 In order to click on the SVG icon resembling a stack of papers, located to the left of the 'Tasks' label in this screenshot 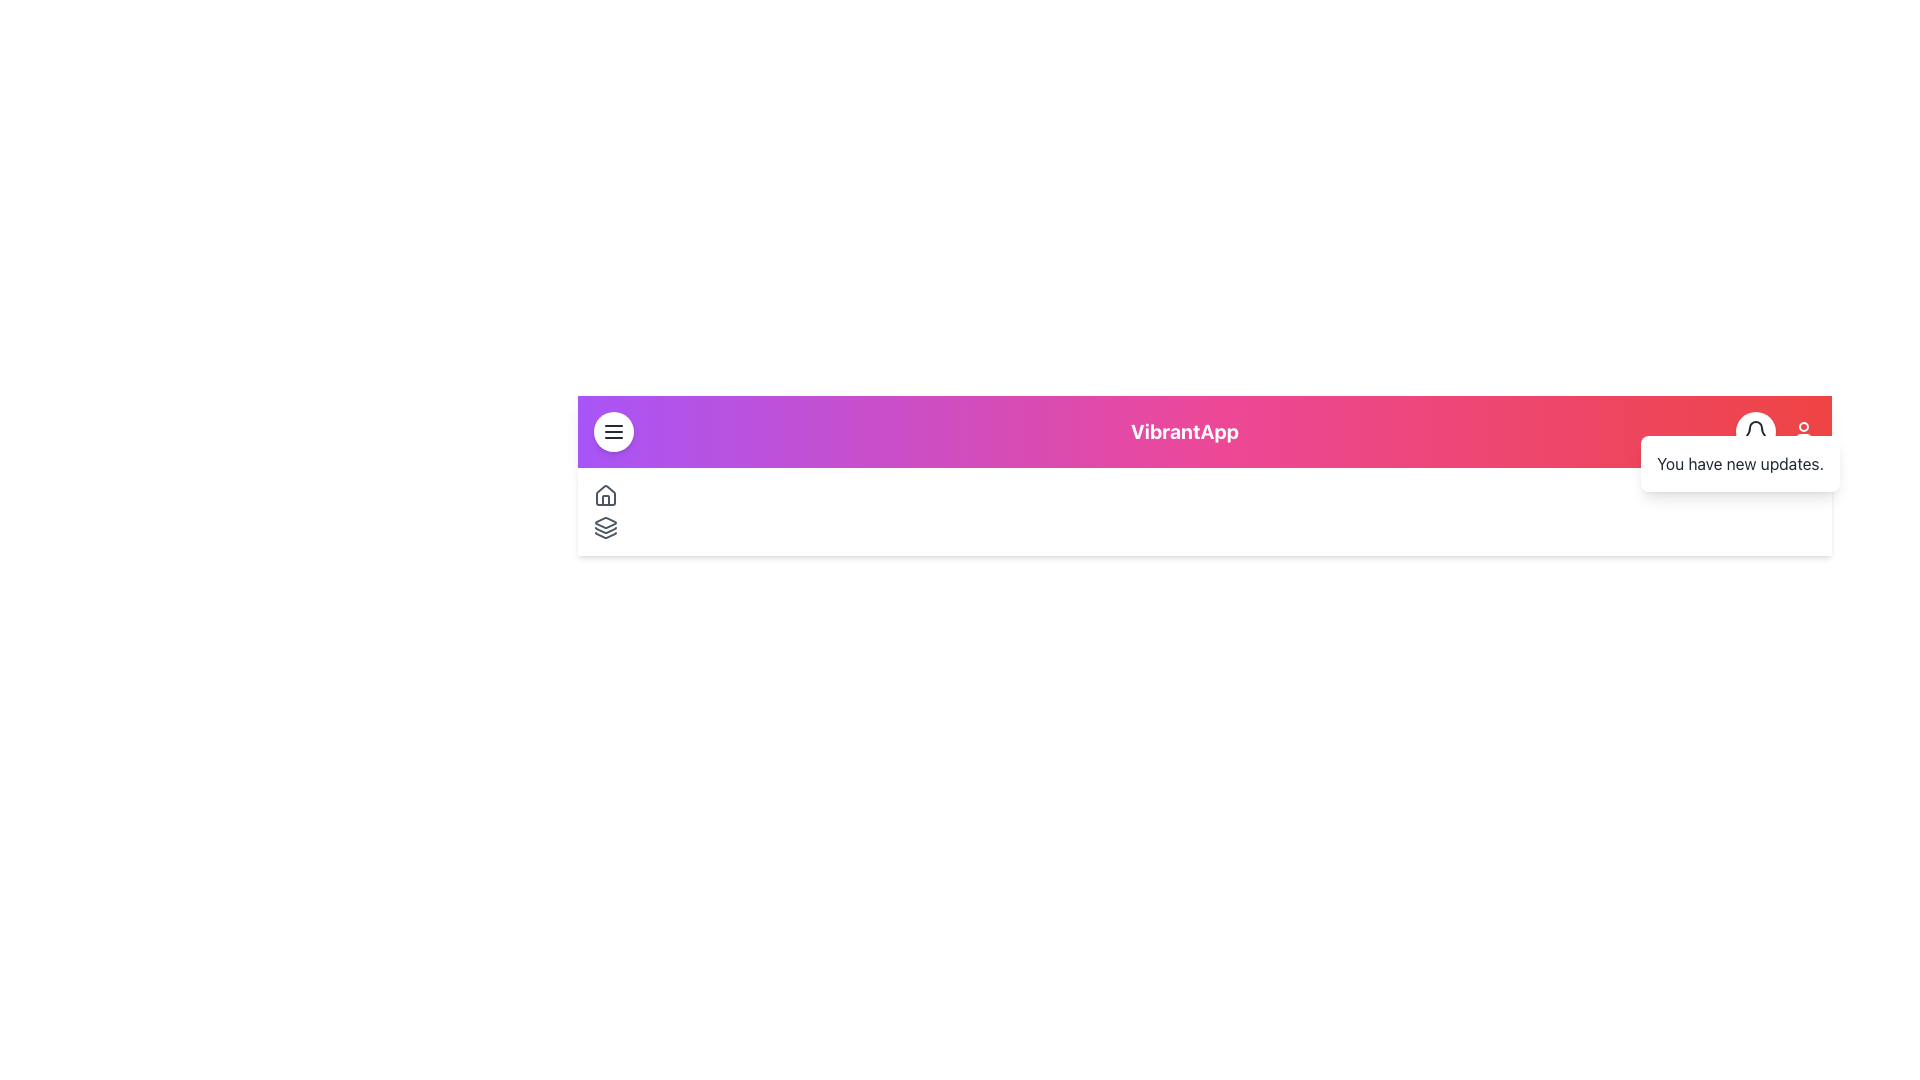, I will do `click(604, 527)`.